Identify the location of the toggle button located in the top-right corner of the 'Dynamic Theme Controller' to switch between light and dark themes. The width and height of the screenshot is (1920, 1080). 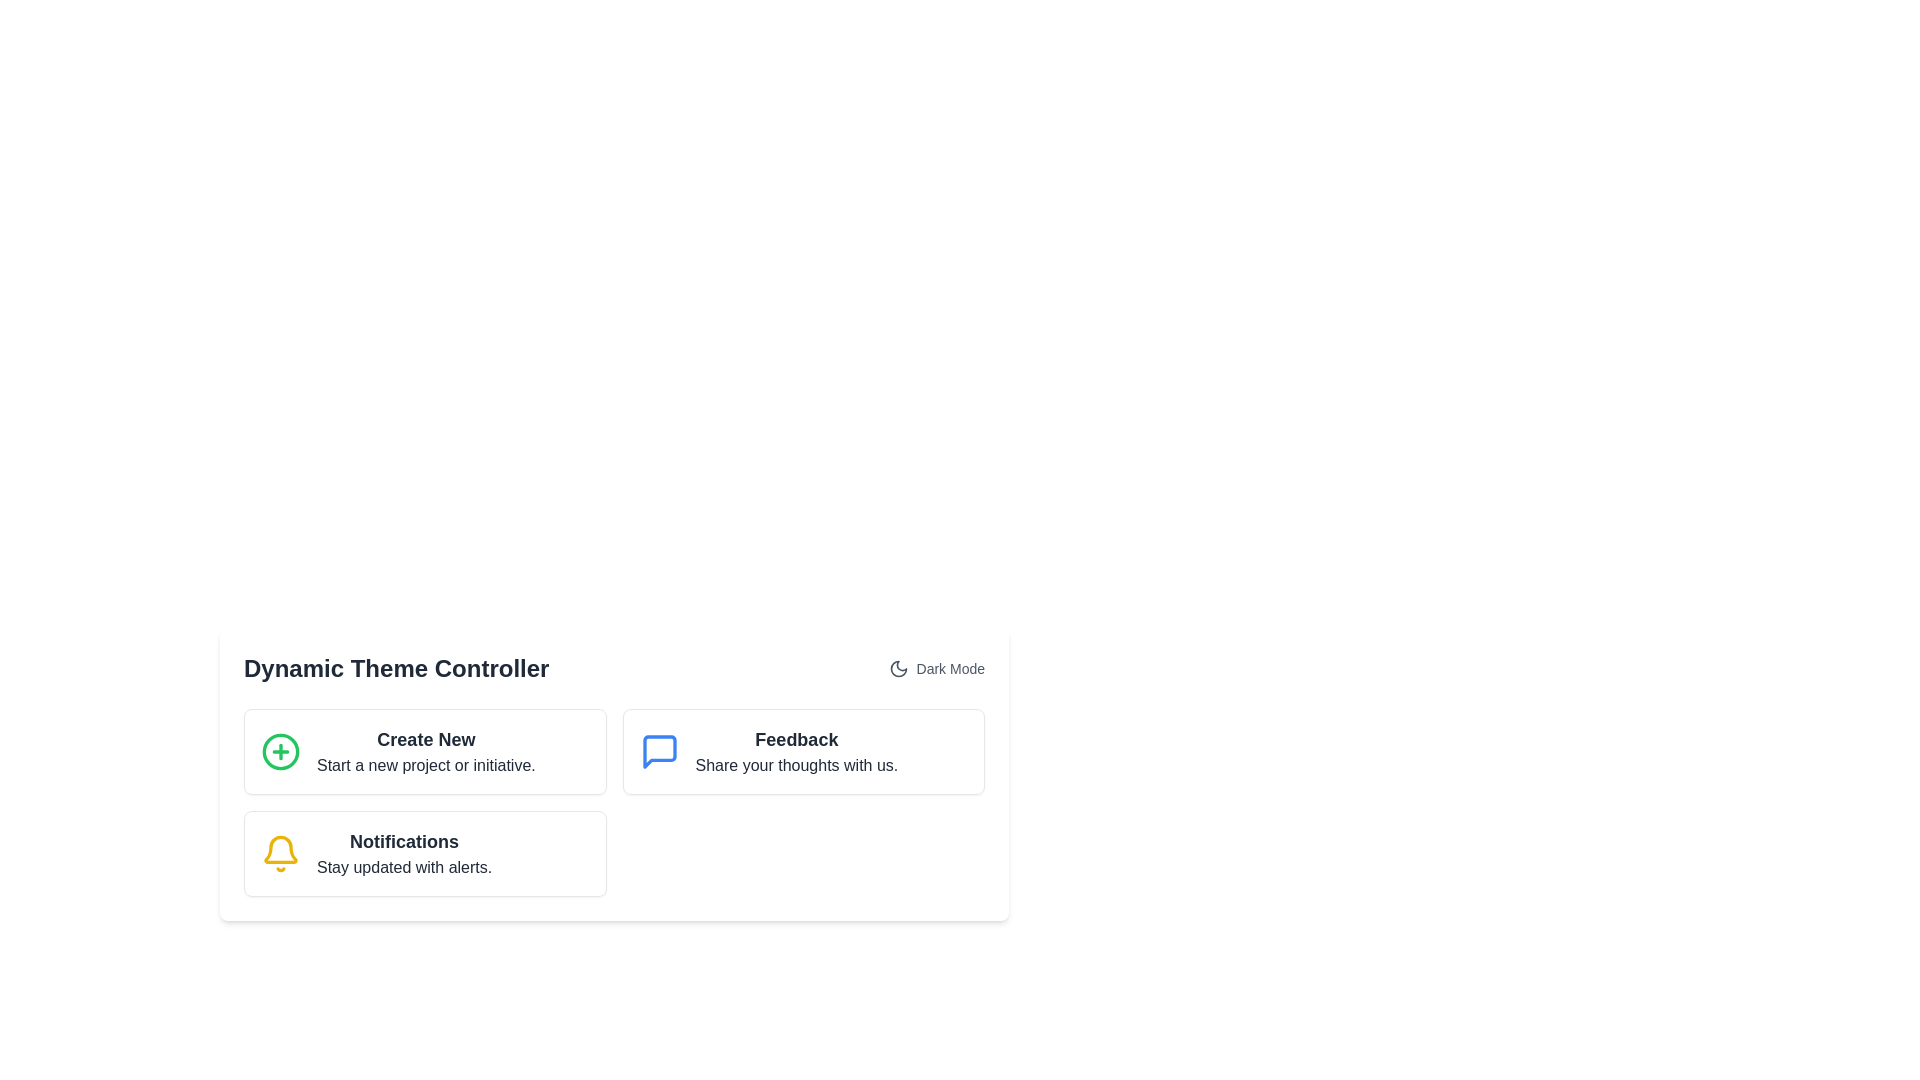
(935, 668).